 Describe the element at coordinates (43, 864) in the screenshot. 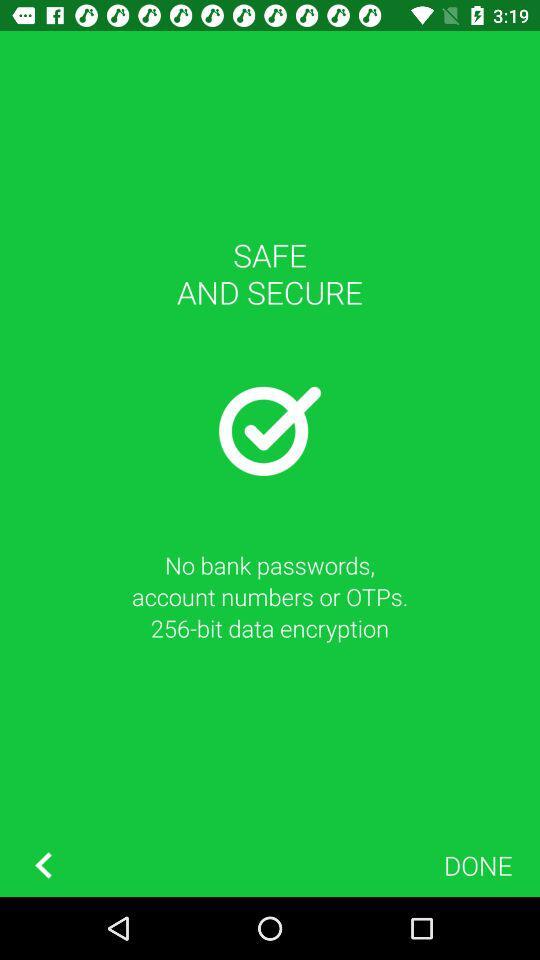

I see `the arrow_backward icon` at that location.